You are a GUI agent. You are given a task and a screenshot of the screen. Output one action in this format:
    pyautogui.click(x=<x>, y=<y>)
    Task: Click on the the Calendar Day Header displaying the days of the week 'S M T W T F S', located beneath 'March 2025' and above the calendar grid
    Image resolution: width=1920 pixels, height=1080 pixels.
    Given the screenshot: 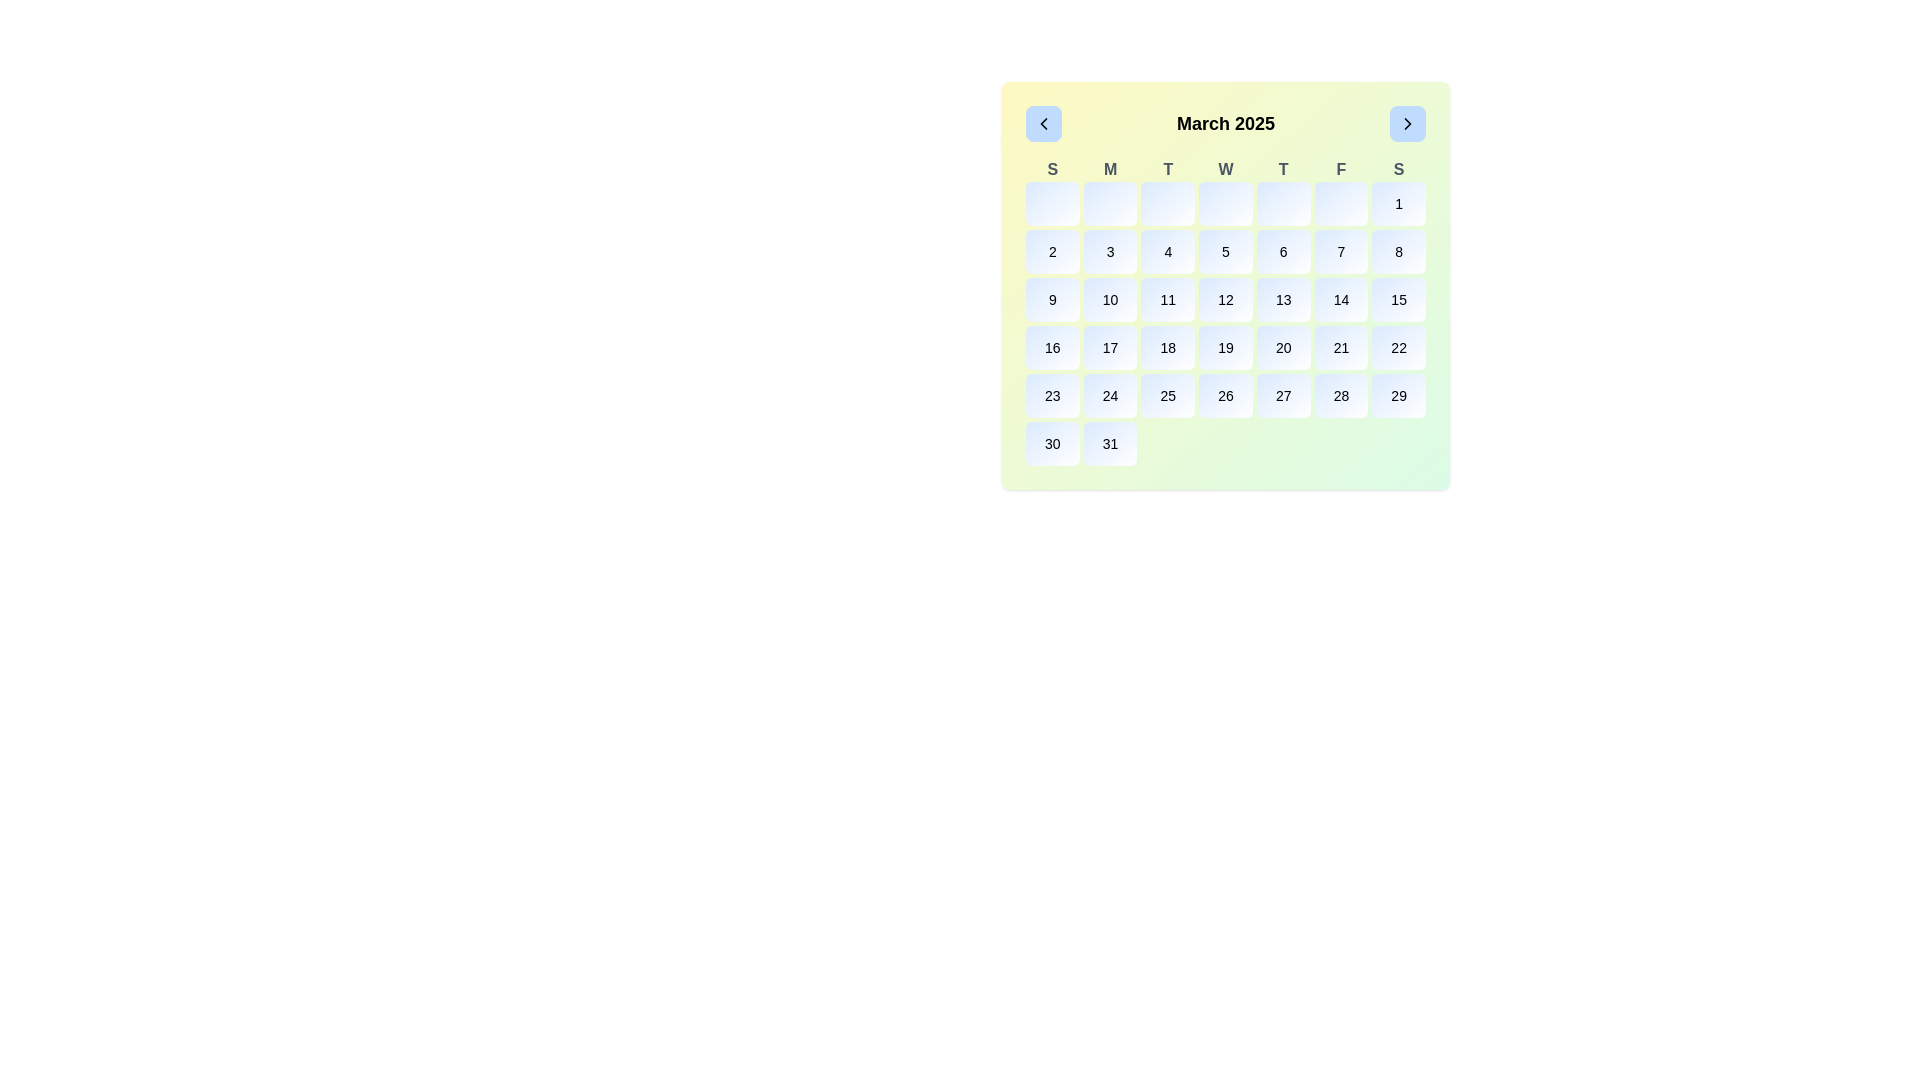 What is the action you would take?
    pyautogui.click(x=1224, y=168)
    